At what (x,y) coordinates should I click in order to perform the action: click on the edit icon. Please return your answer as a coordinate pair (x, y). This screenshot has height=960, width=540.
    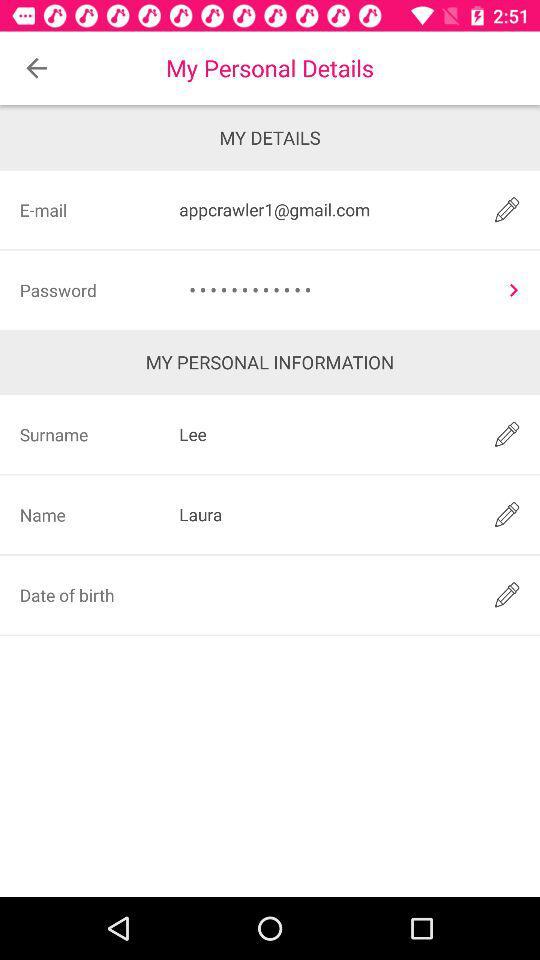
    Looking at the image, I should click on (507, 594).